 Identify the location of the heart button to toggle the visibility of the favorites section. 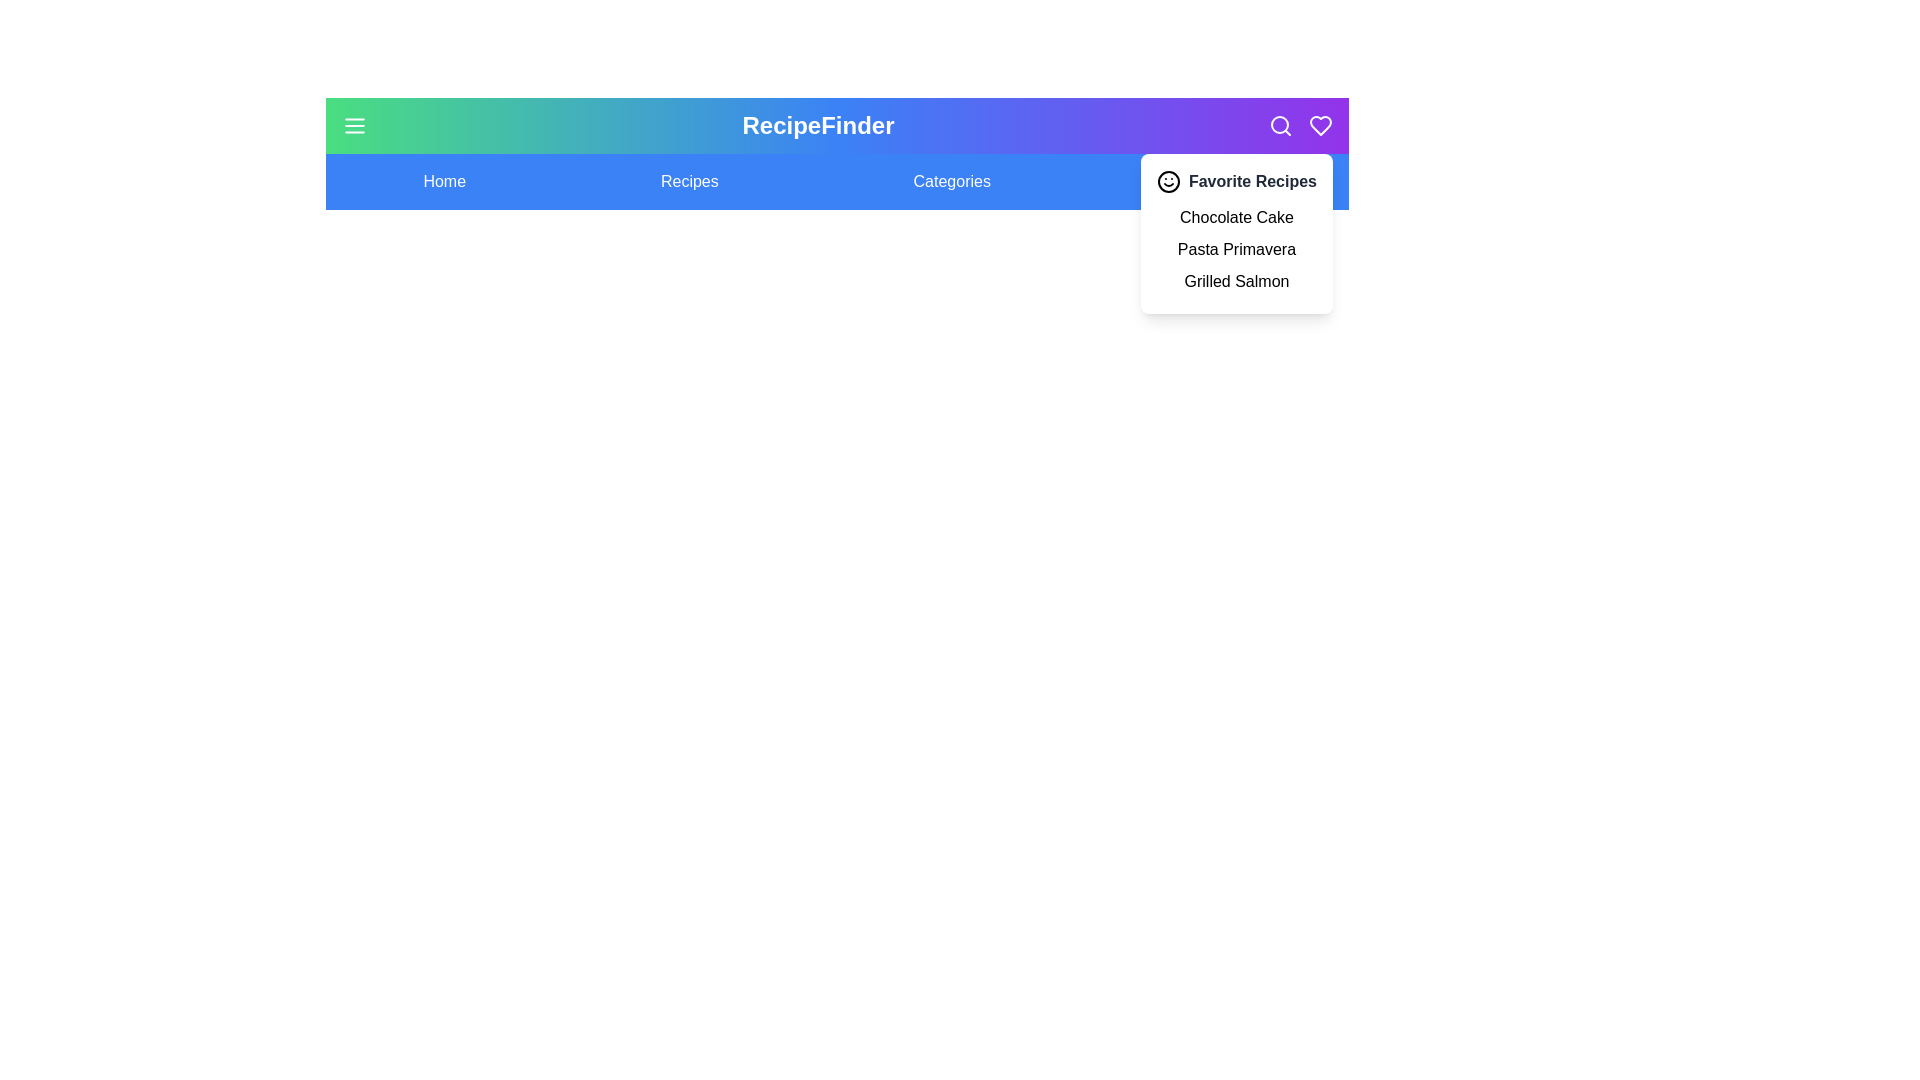
(1320, 126).